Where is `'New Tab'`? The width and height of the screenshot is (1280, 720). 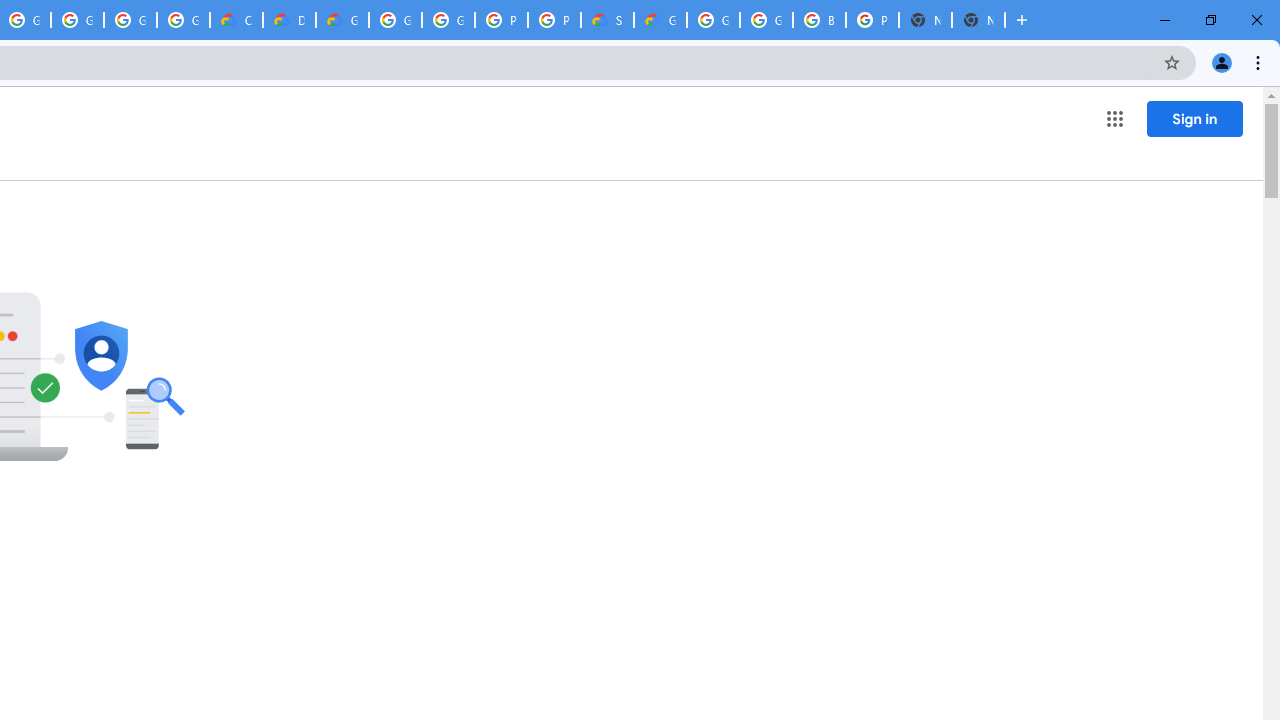 'New Tab' is located at coordinates (978, 20).